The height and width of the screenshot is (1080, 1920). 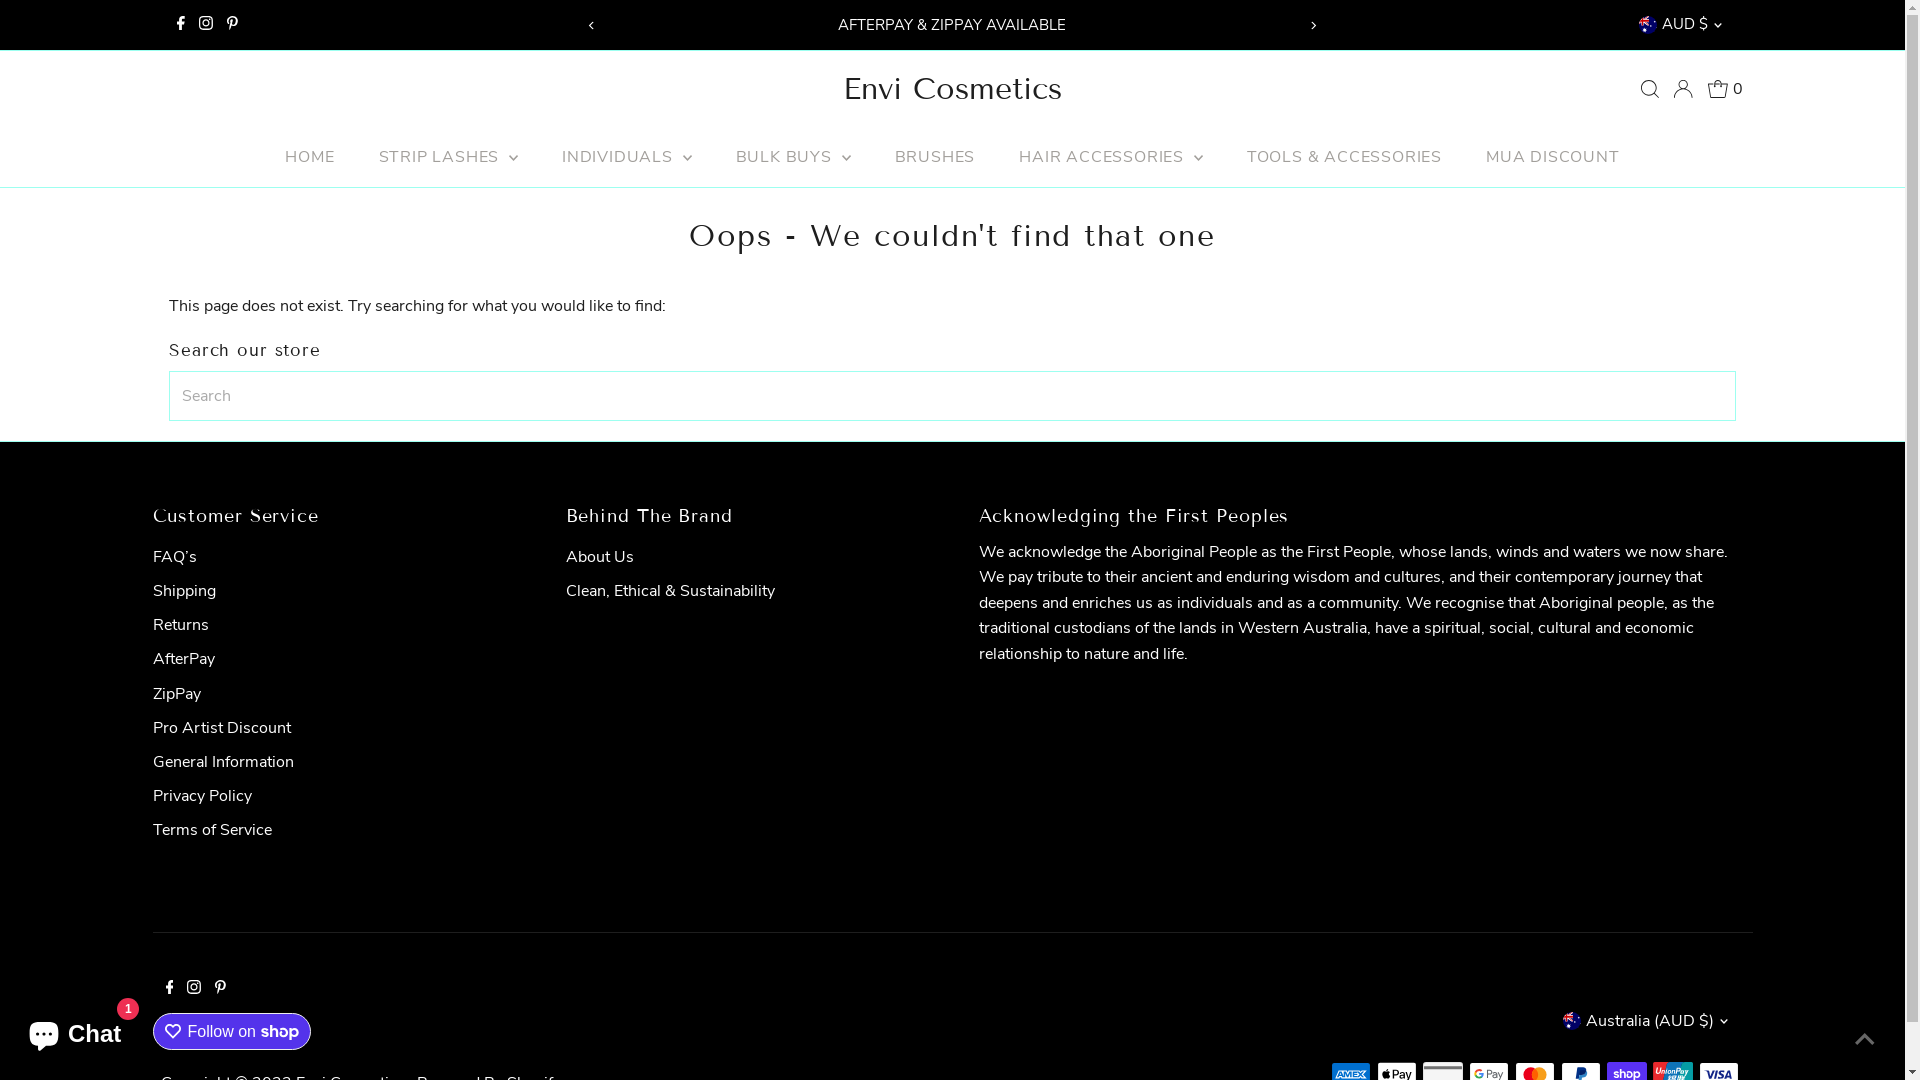 What do you see at coordinates (9, 1029) in the screenshot?
I see `'Shopify online store chat'` at bounding box center [9, 1029].